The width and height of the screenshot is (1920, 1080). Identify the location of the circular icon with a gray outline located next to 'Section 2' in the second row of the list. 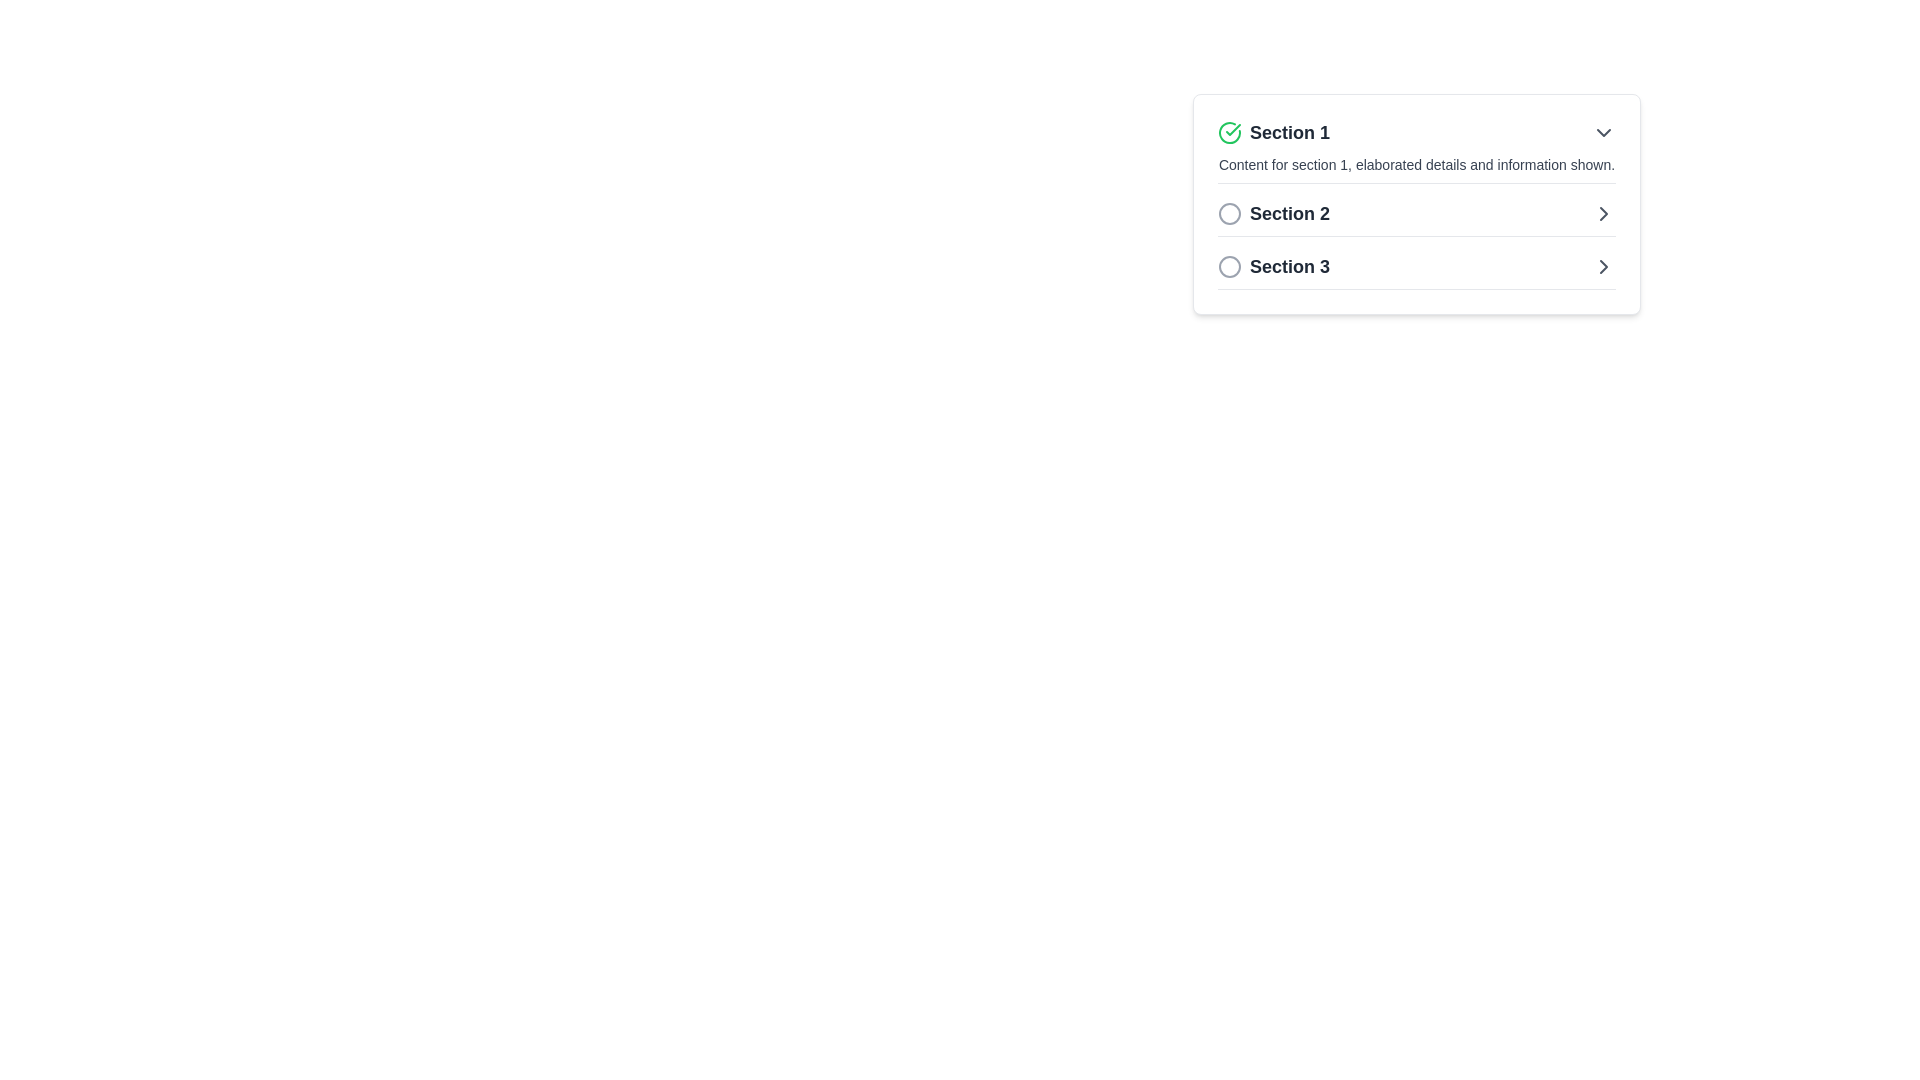
(1228, 213).